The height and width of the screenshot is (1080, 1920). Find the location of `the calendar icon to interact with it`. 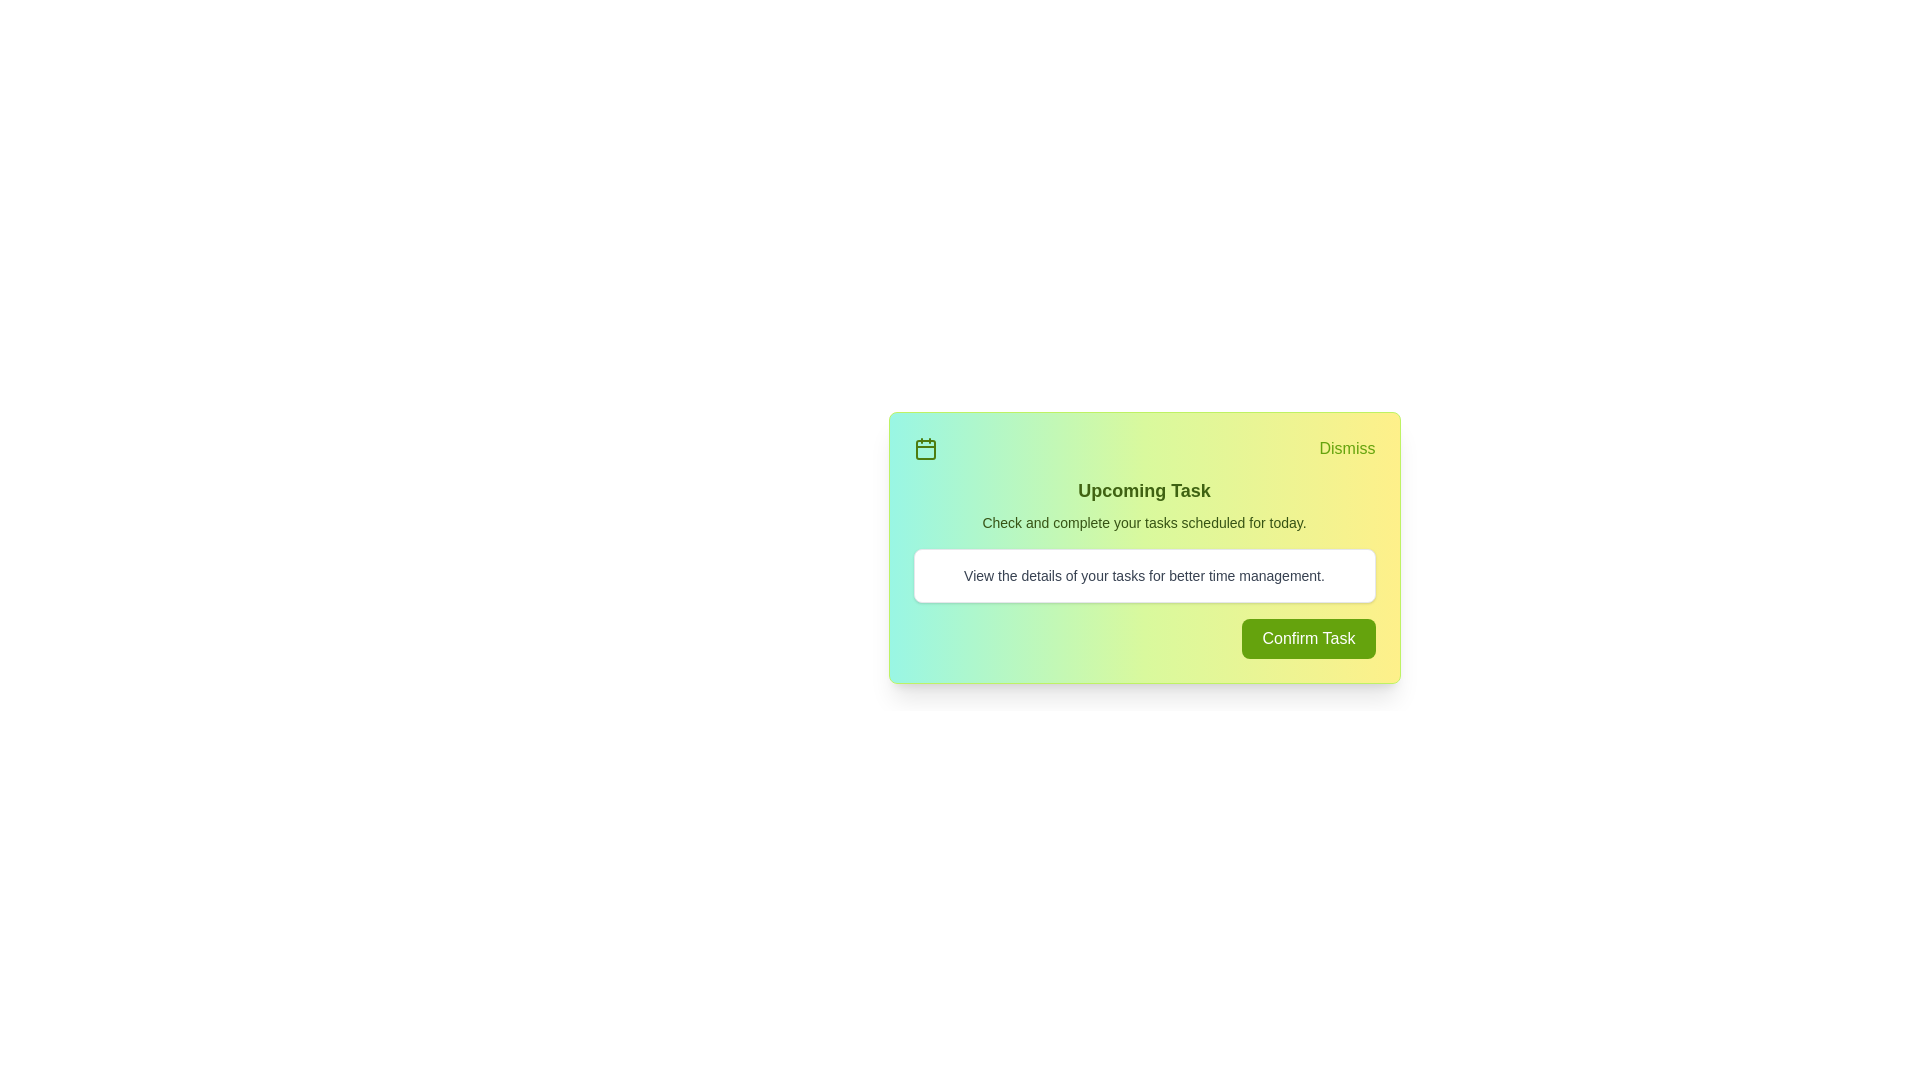

the calendar icon to interact with it is located at coordinates (924, 447).